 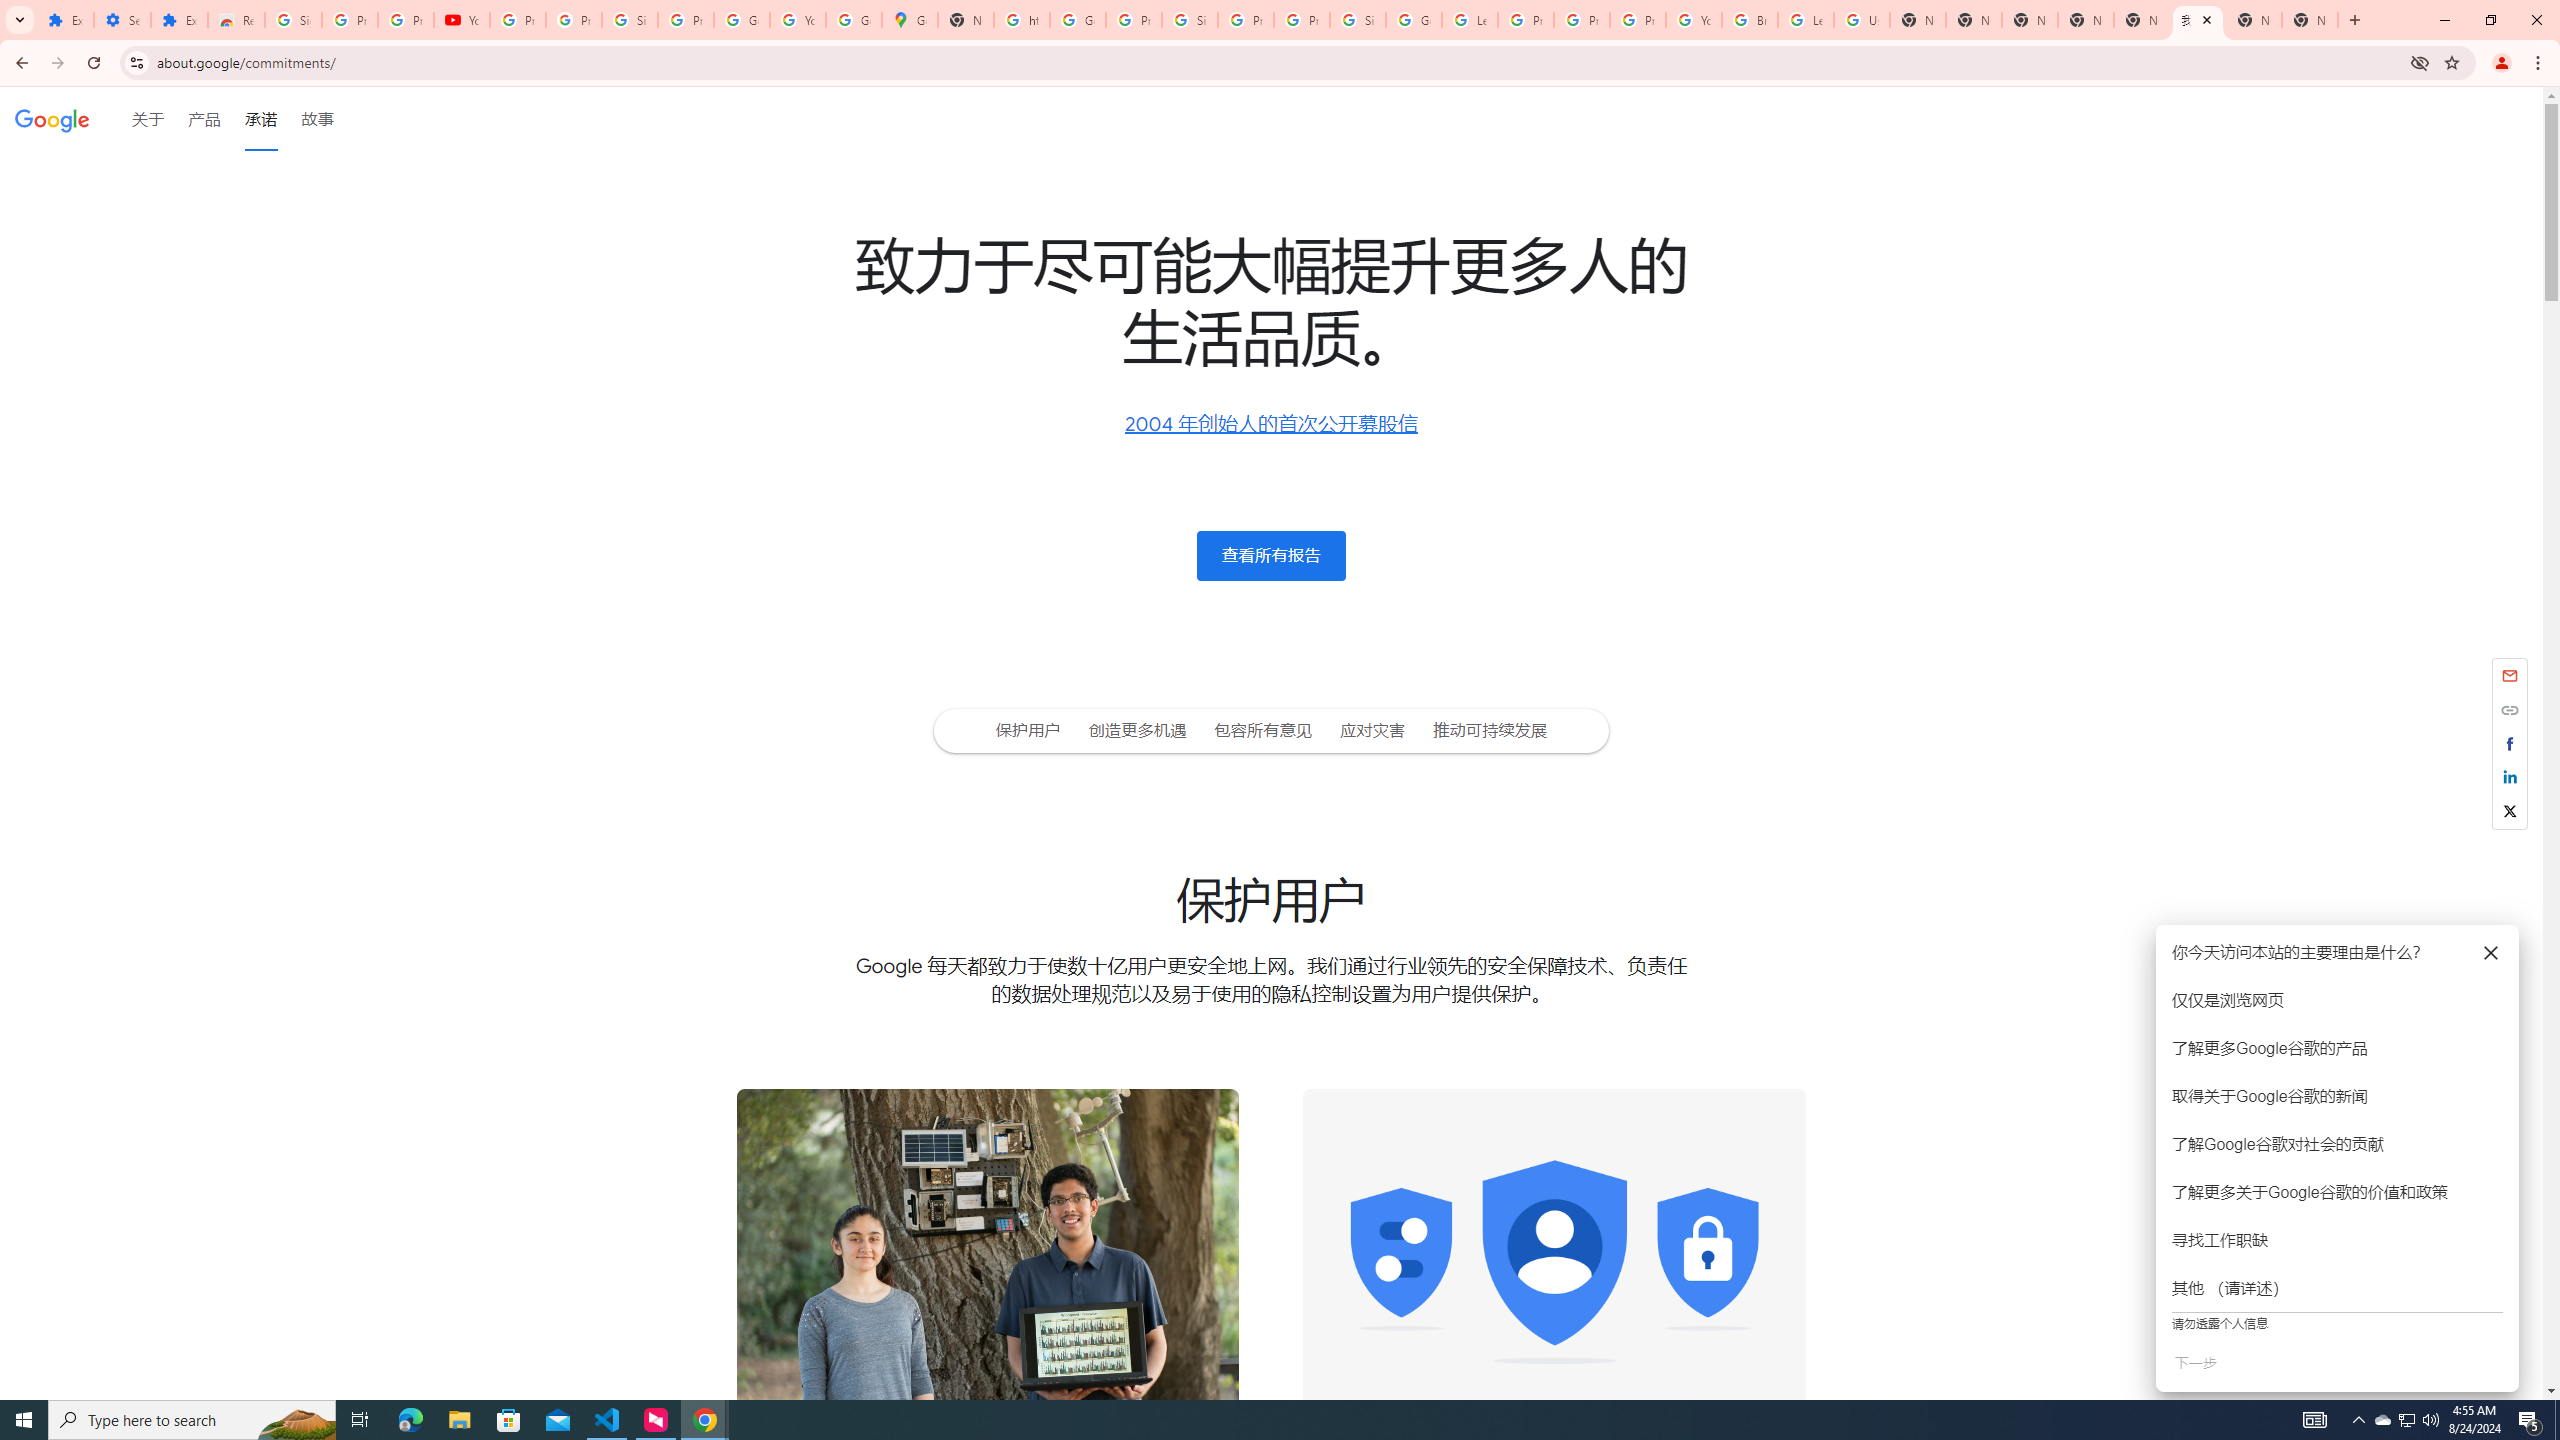 What do you see at coordinates (1189, 19) in the screenshot?
I see `'Sign in - Google Accounts'` at bounding box center [1189, 19].